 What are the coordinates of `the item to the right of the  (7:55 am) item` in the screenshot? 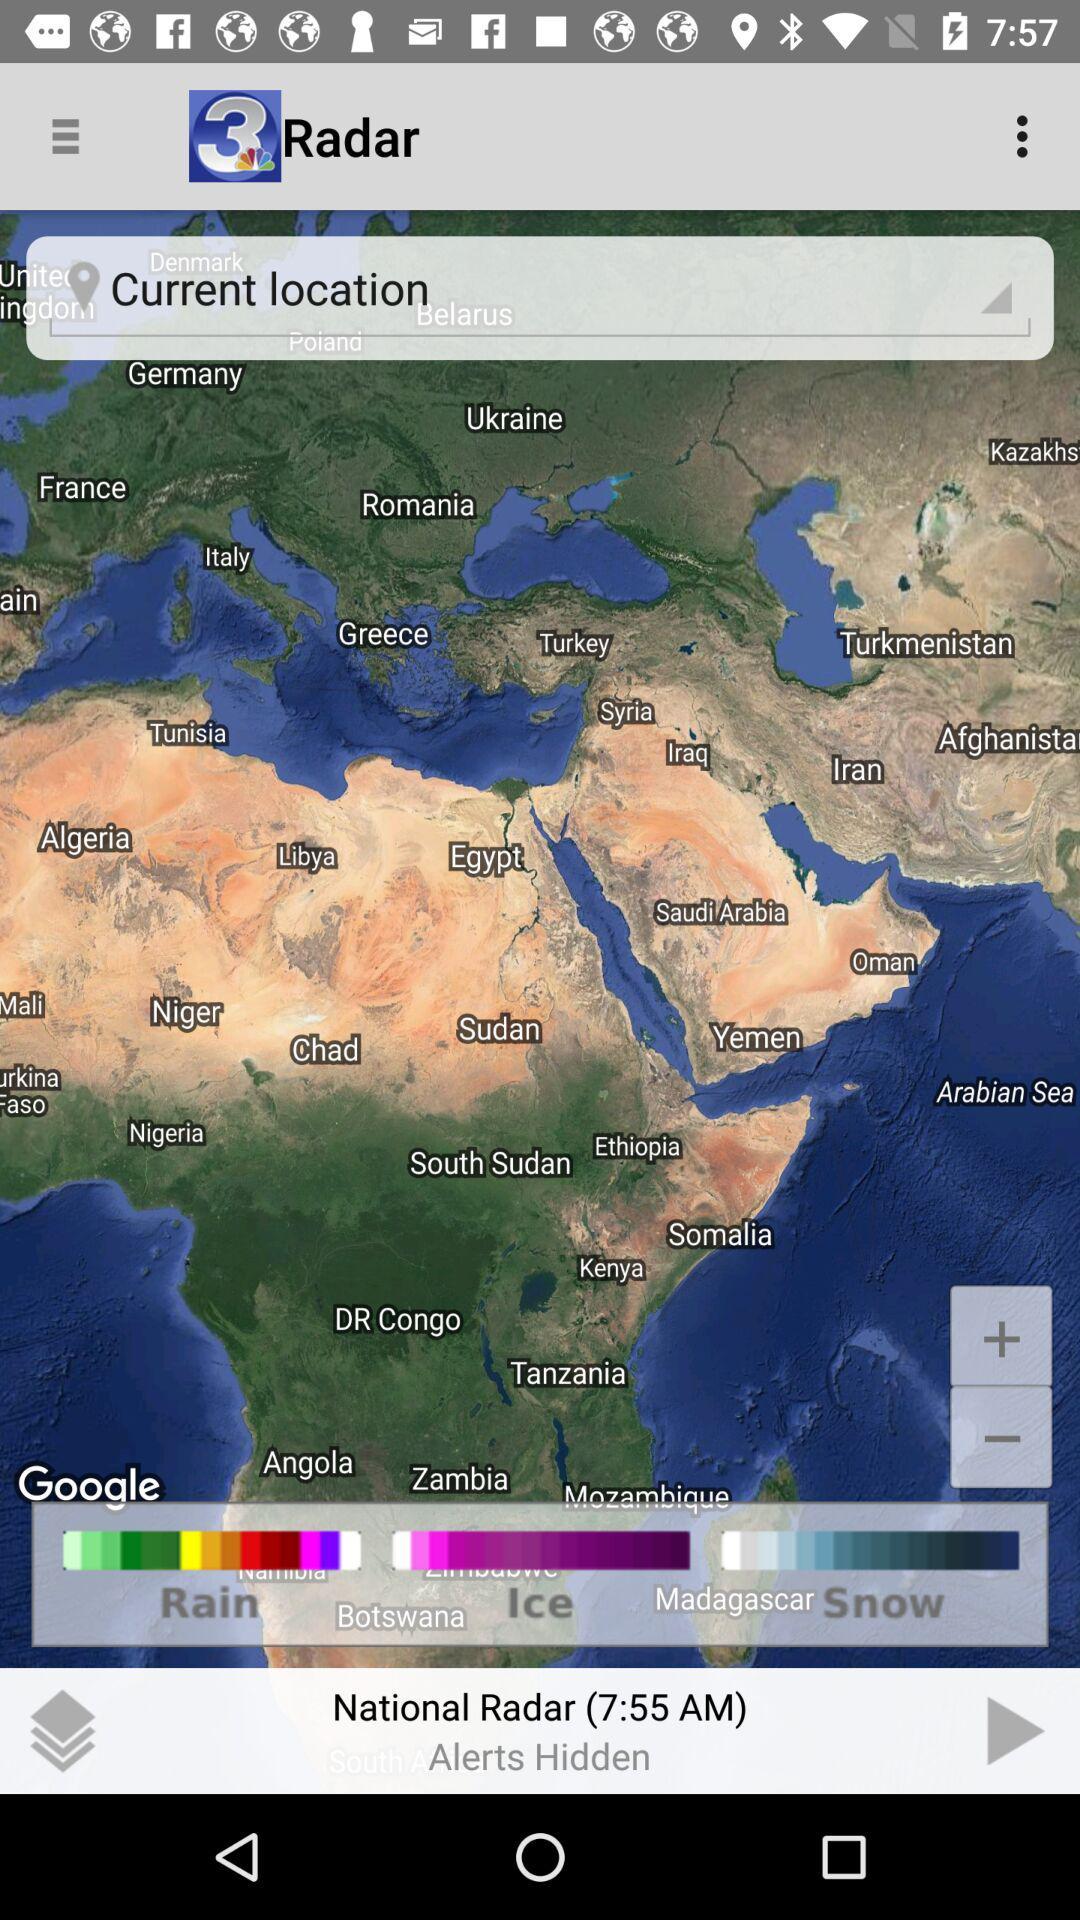 It's located at (1017, 1730).